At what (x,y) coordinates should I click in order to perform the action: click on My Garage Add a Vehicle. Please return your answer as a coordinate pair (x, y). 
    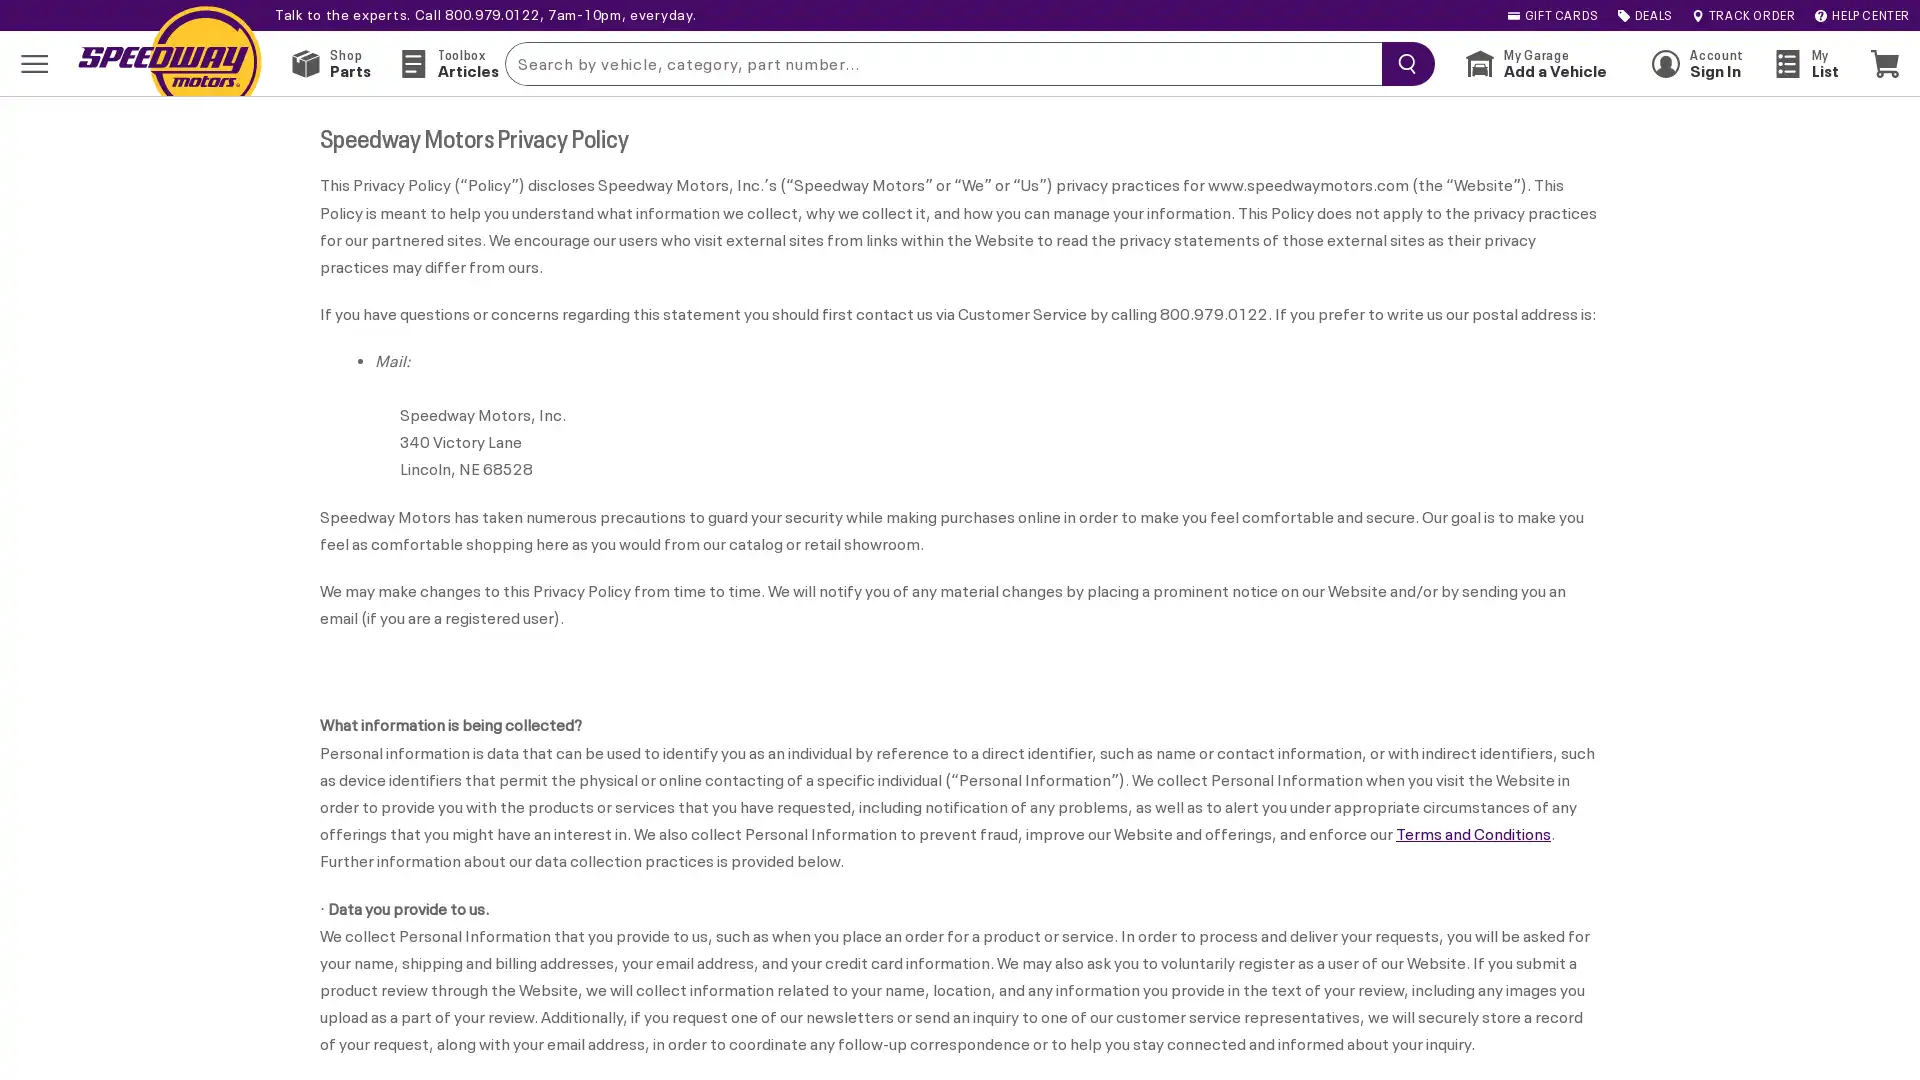
    Looking at the image, I should click on (1535, 62).